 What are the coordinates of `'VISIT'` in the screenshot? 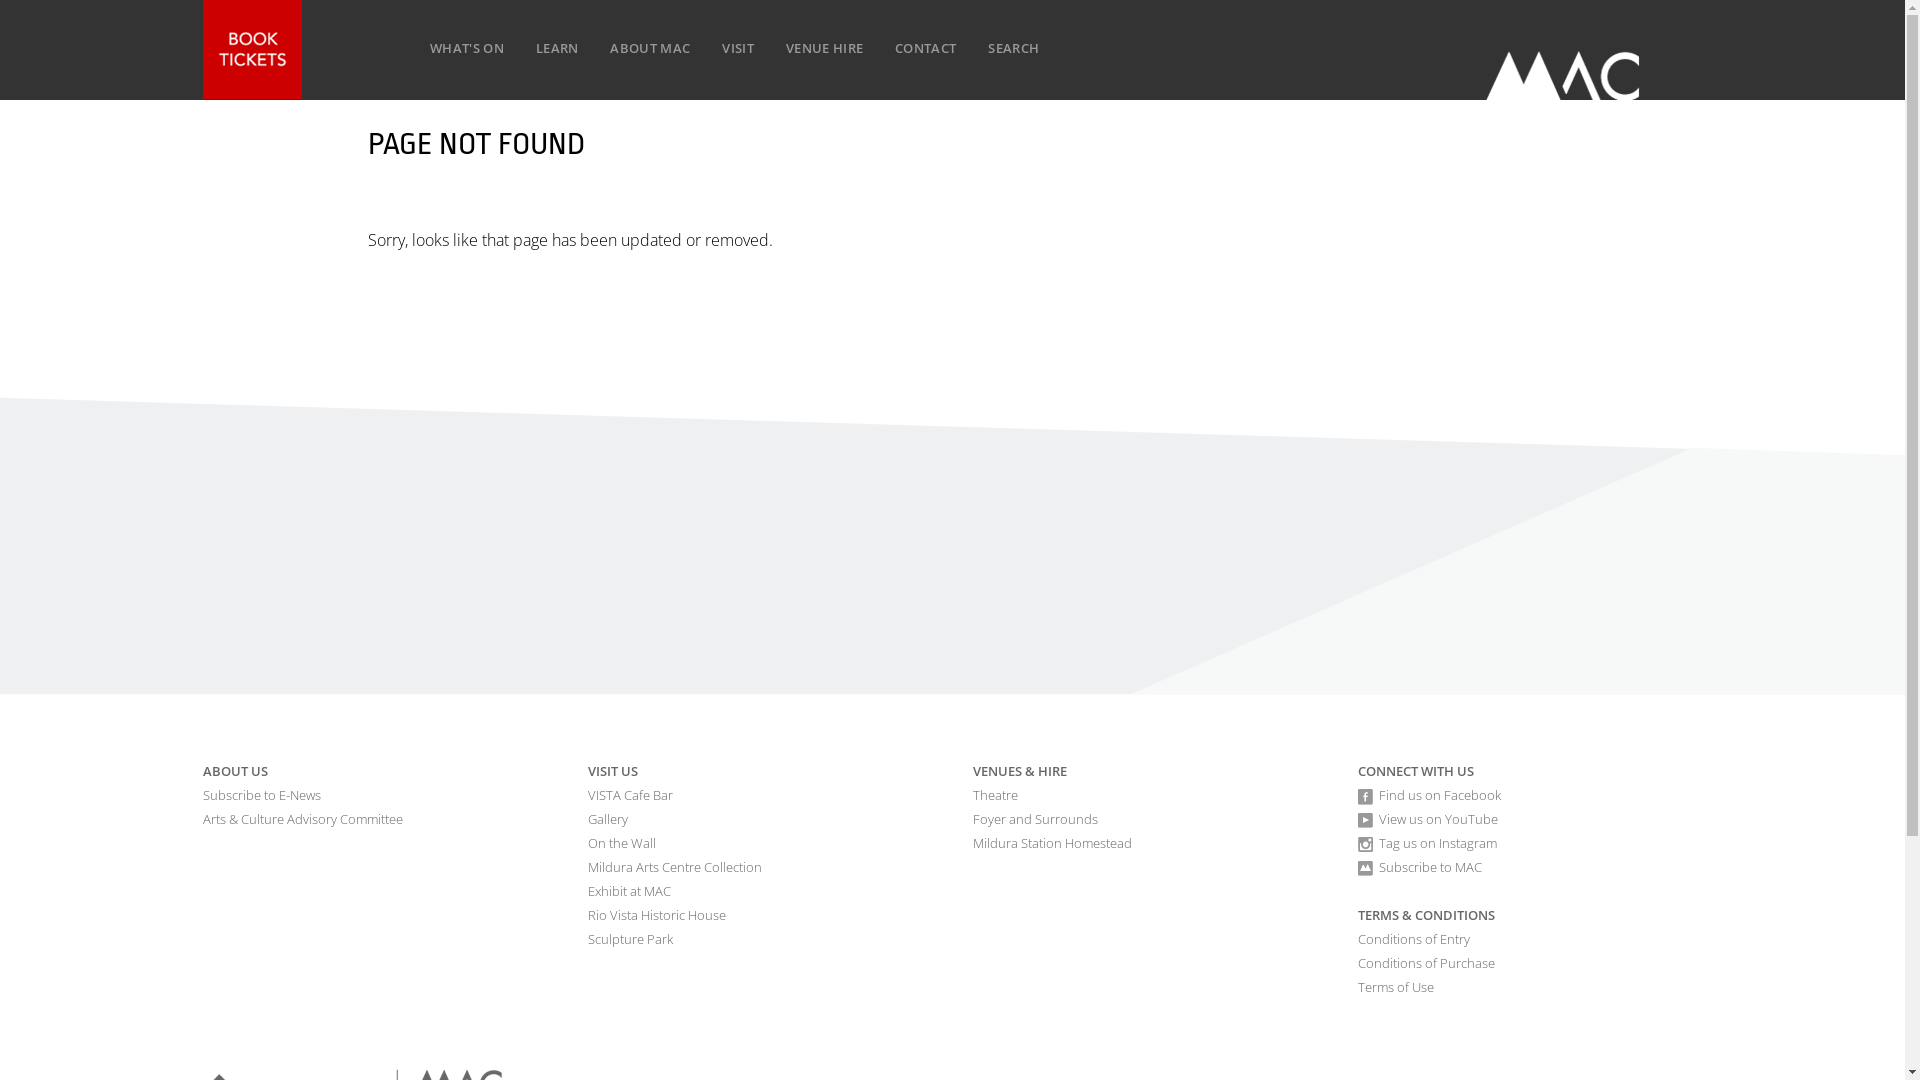 It's located at (737, 47).